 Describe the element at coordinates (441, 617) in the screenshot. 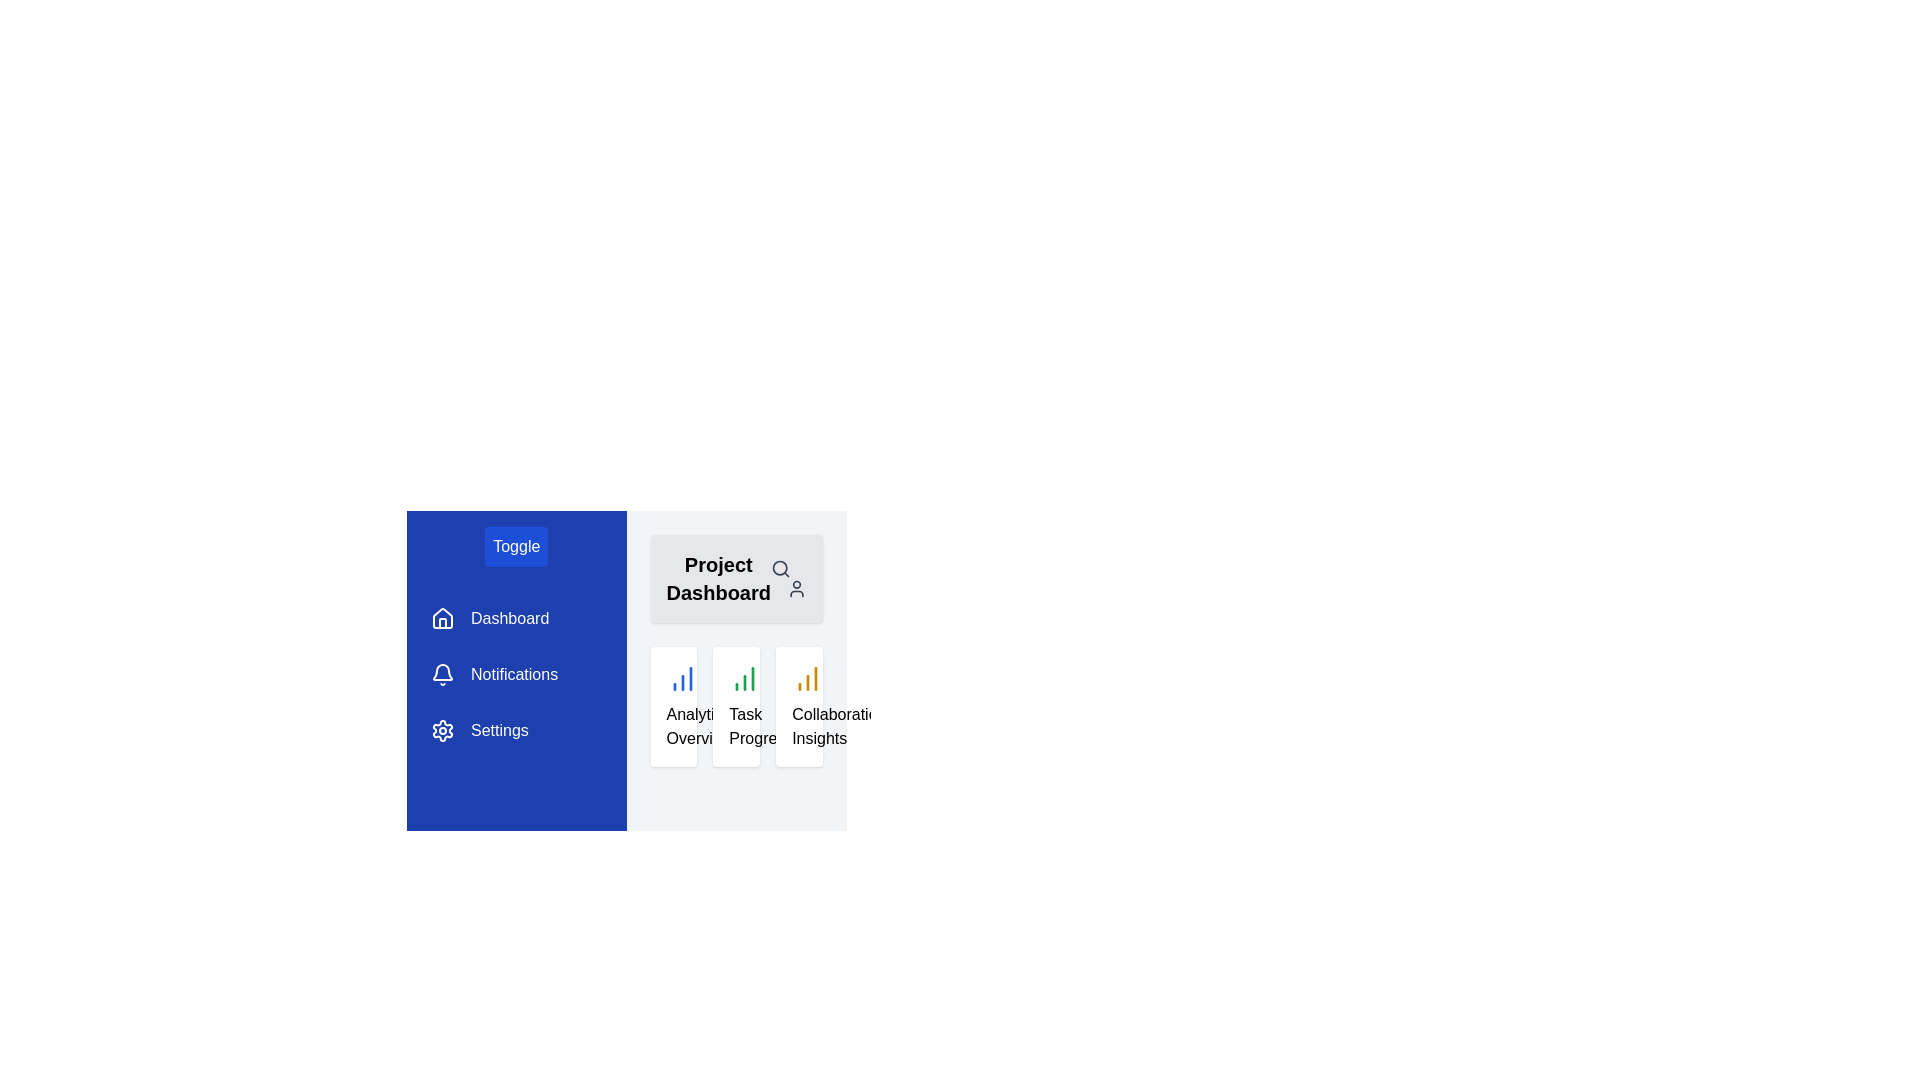

I see `the first icon in the left navigation menu that represents the 'Dashboard'` at that location.